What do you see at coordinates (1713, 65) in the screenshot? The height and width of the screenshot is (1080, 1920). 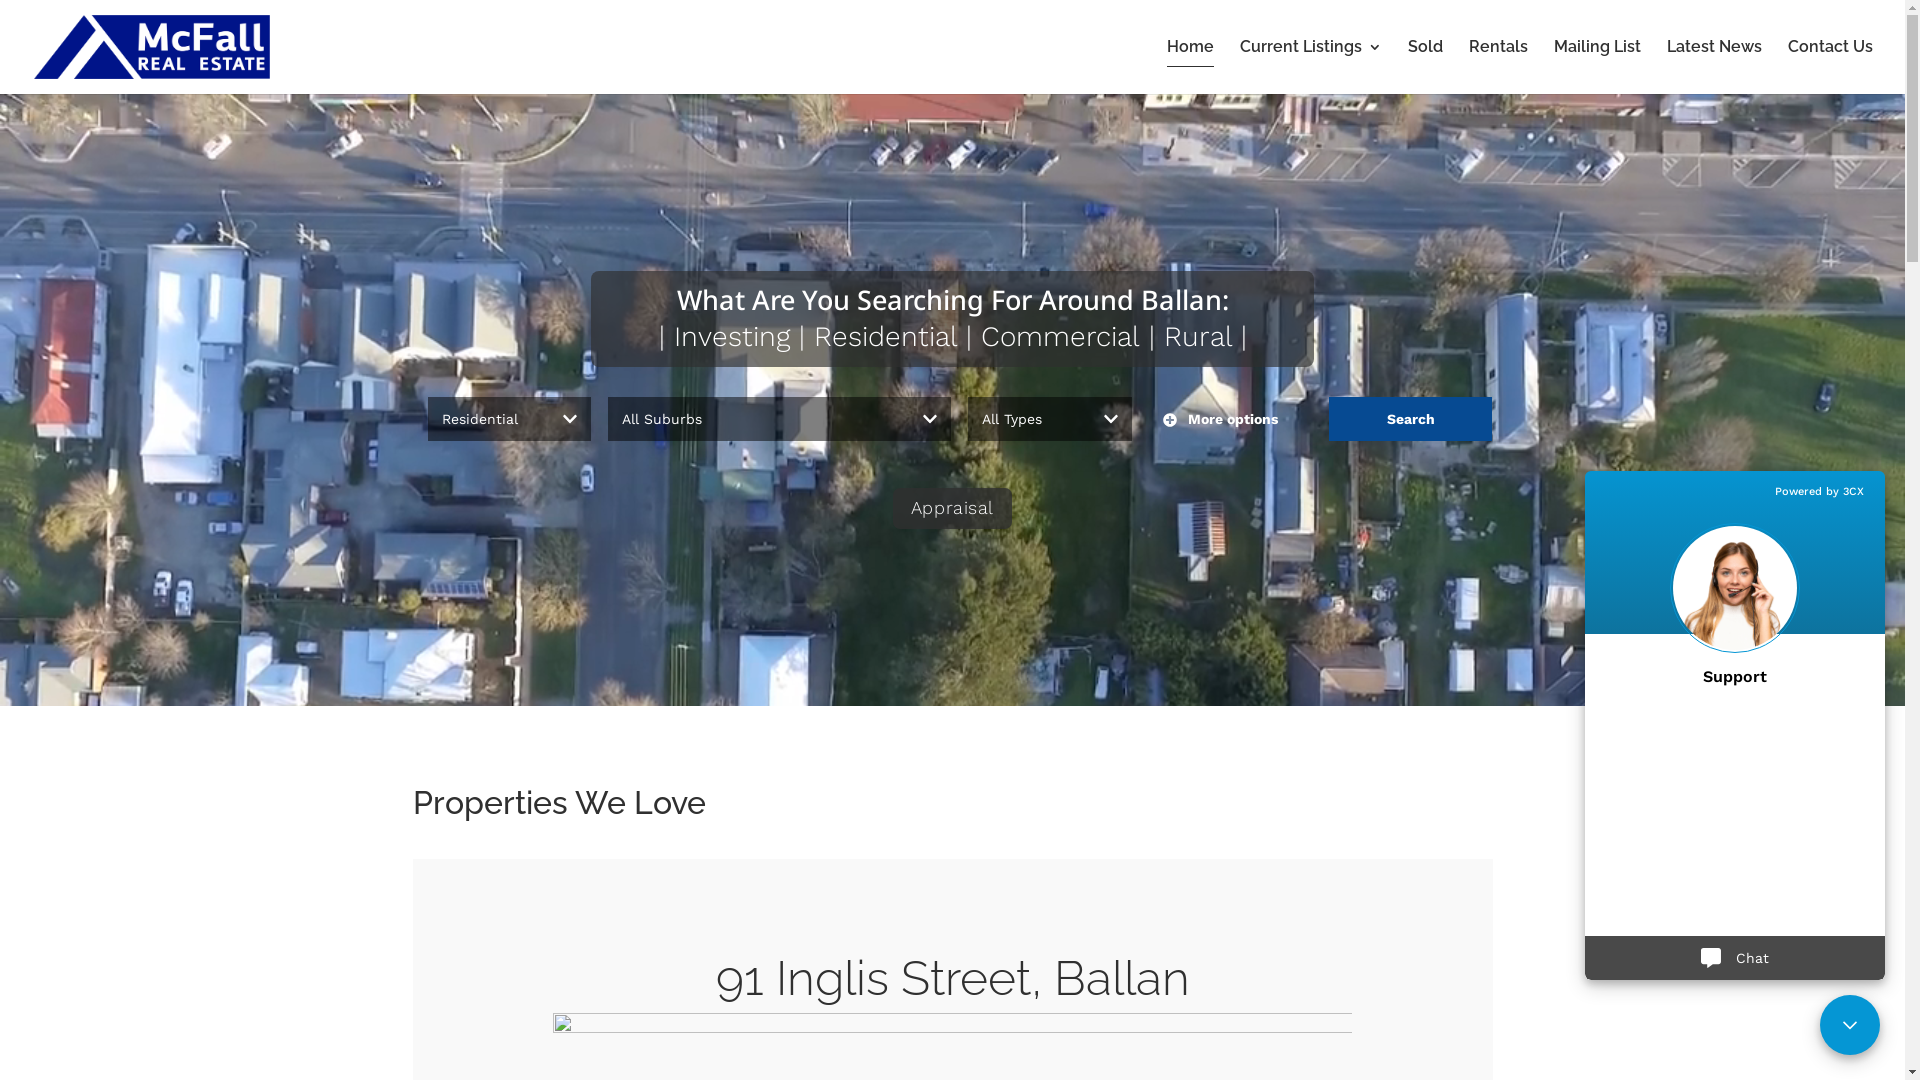 I see `'Latest News'` at bounding box center [1713, 65].